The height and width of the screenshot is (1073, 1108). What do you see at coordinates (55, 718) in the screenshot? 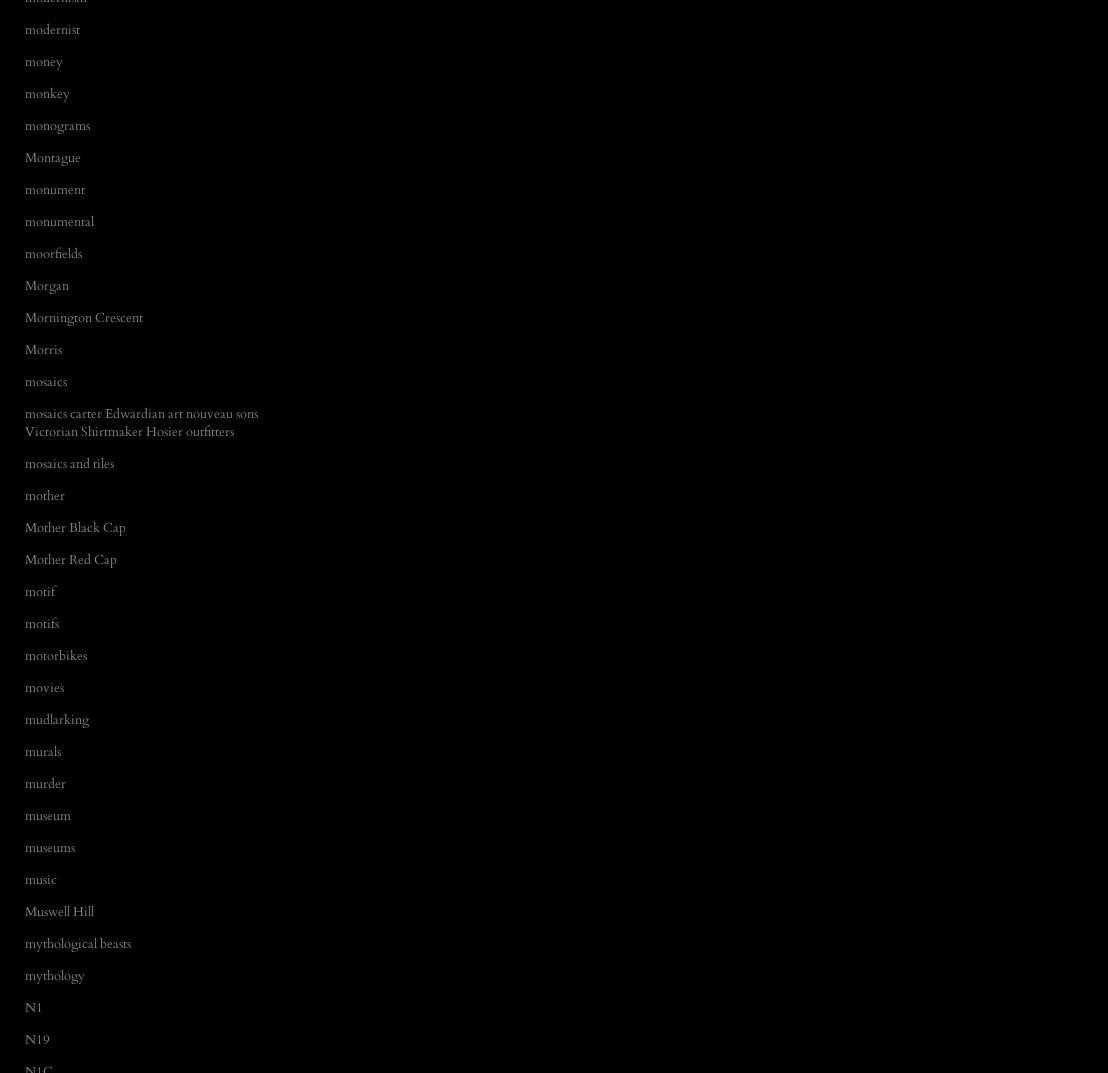
I see `'mudlarking'` at bounding box center [55, 718].